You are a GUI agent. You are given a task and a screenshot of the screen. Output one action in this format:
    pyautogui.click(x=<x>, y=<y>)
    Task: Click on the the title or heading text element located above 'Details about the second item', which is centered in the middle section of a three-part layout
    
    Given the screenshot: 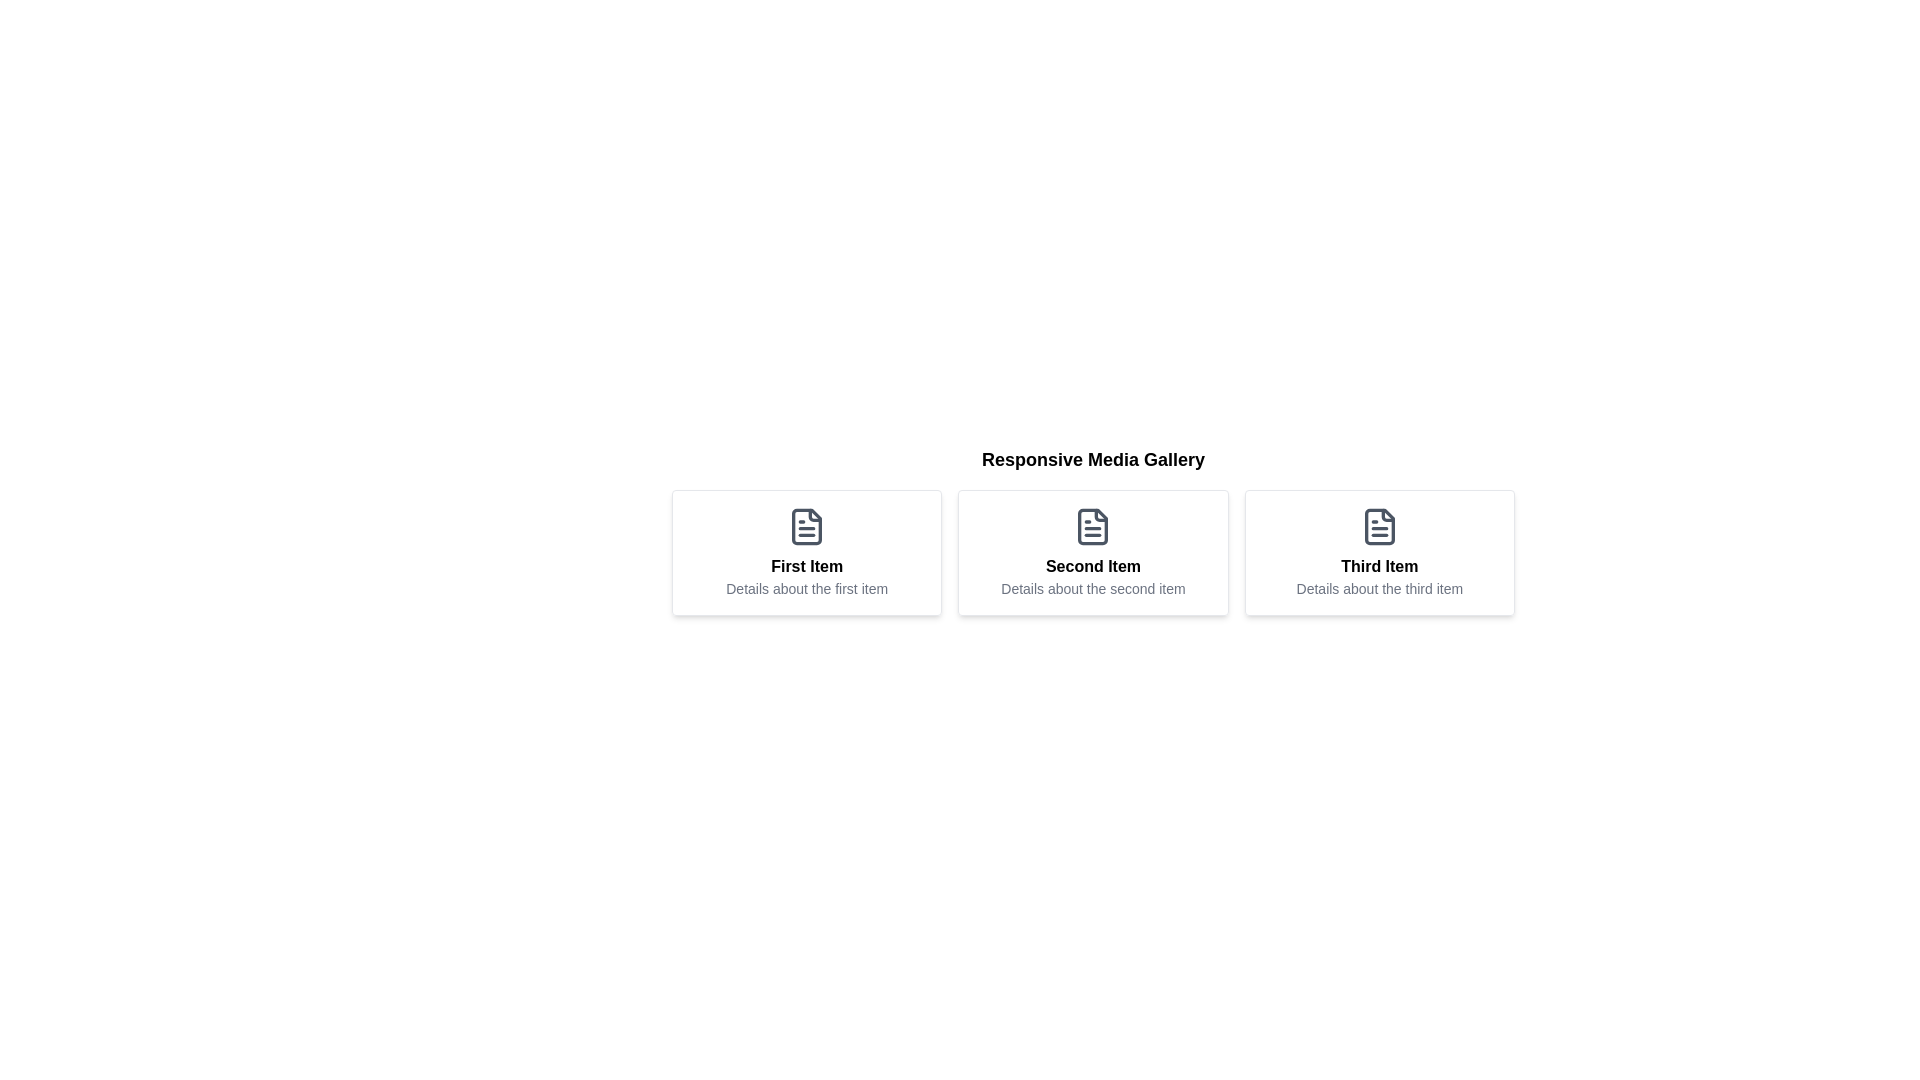 What is the action you would take?
    pyautogui.click(x=1092, y=567)
    